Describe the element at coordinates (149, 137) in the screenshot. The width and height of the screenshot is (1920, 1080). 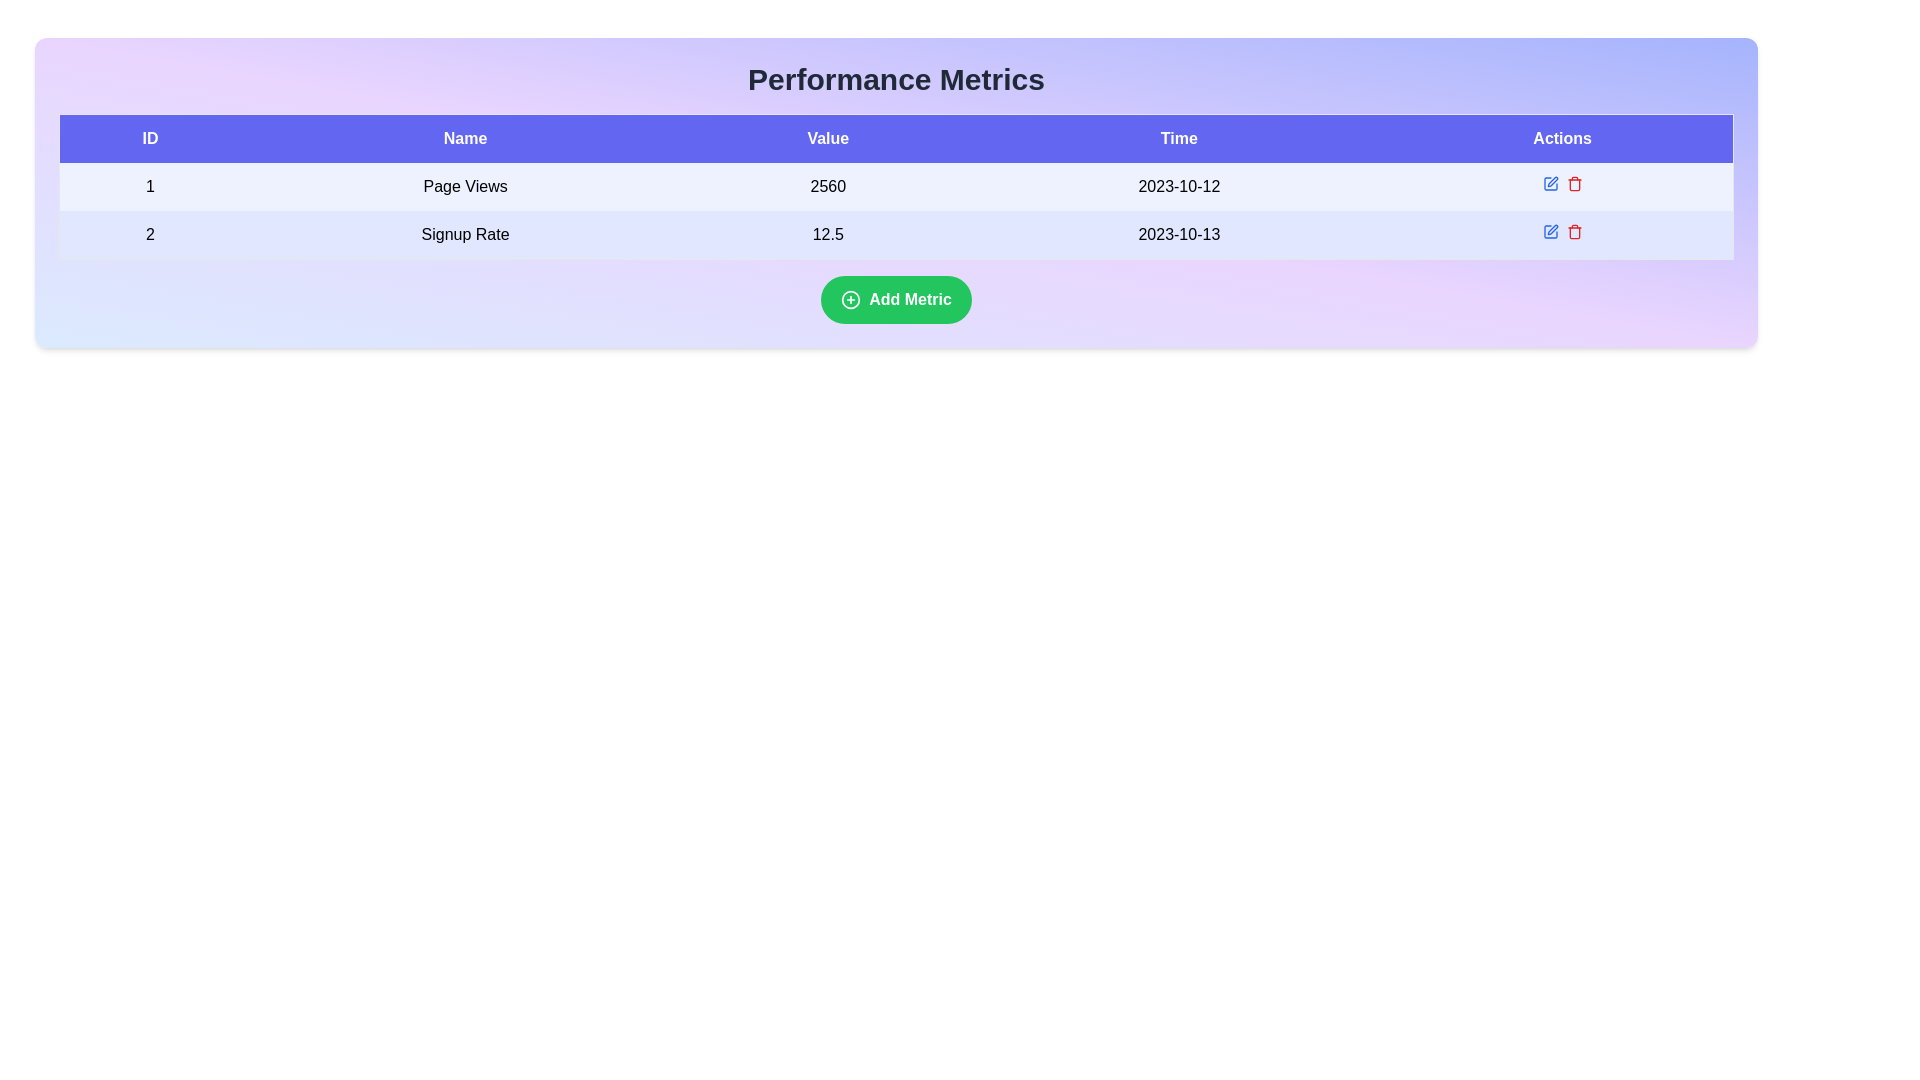
I see `the first column header cell of the table, which serves as a unique identifier for the corresponding column` at that location.